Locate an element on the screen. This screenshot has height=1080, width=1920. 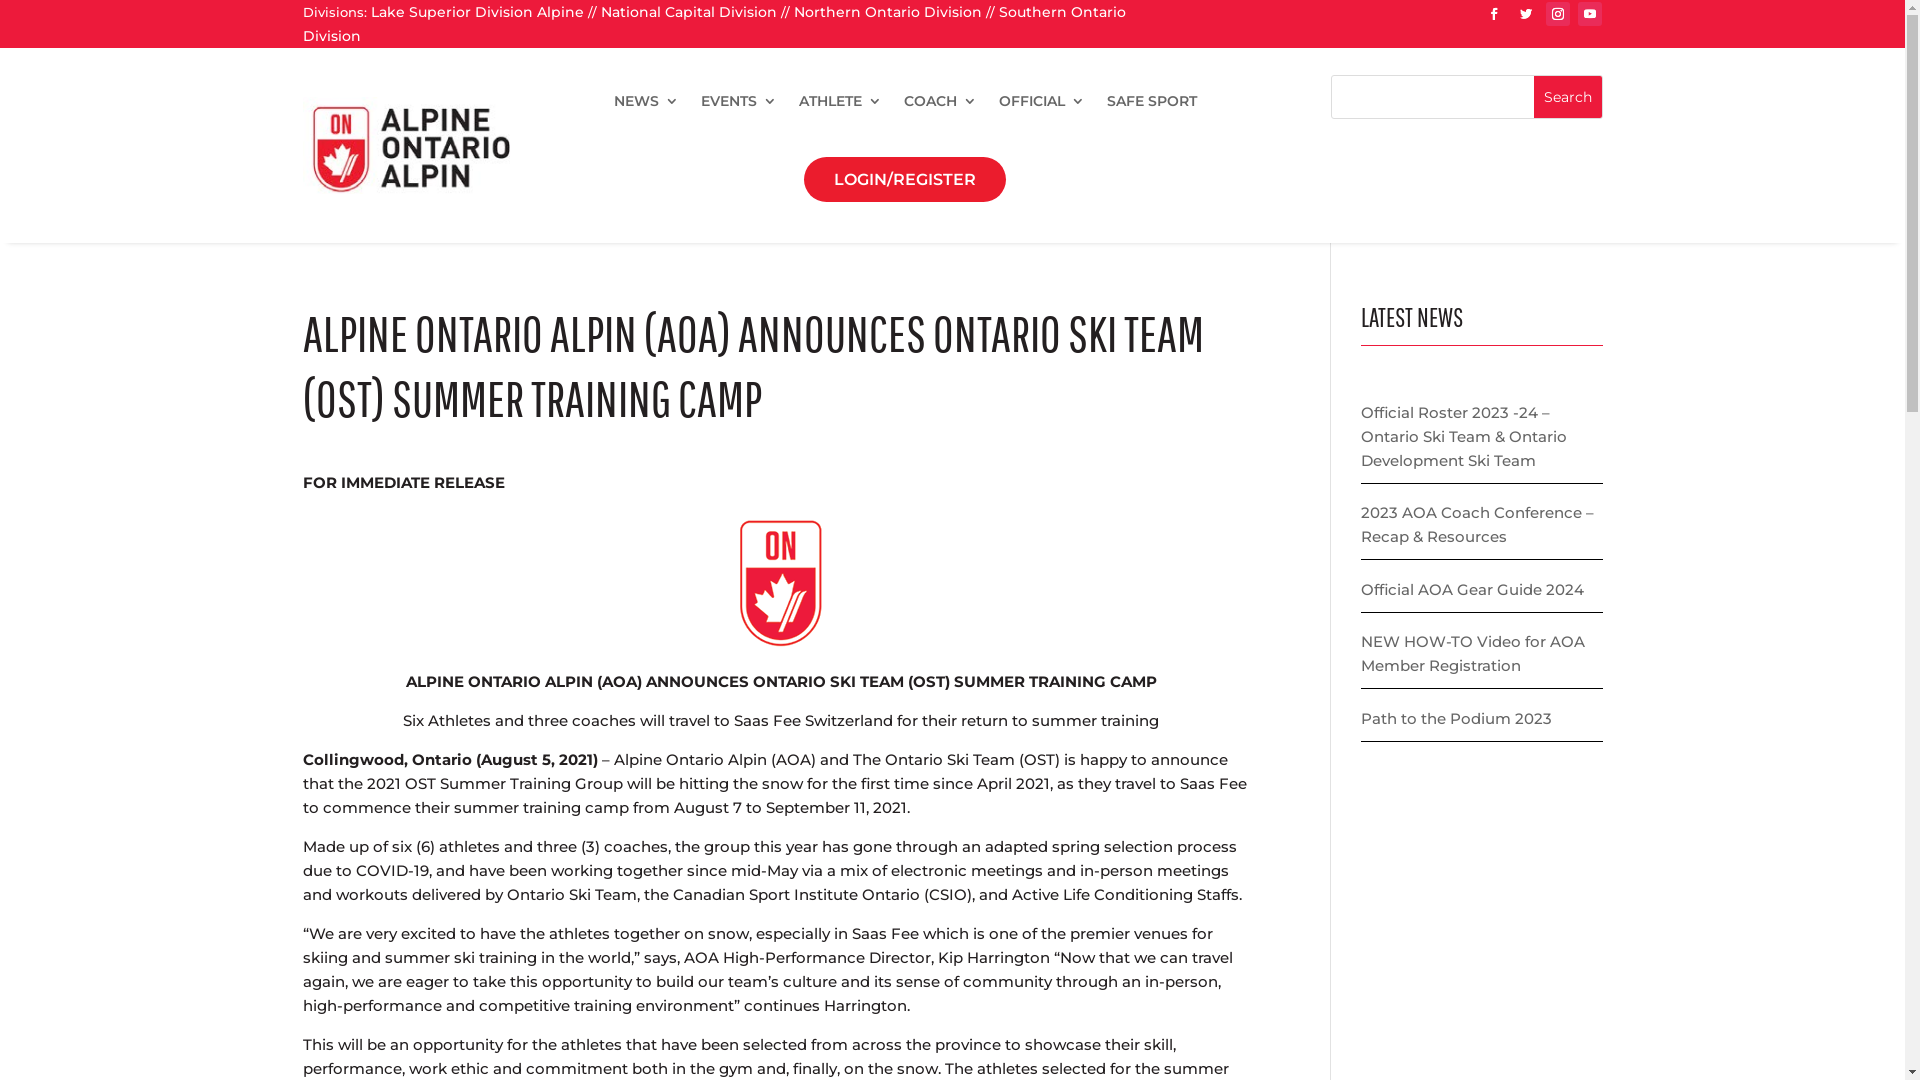
'Follow on Facebook' is located at coordinates (1493, 14).